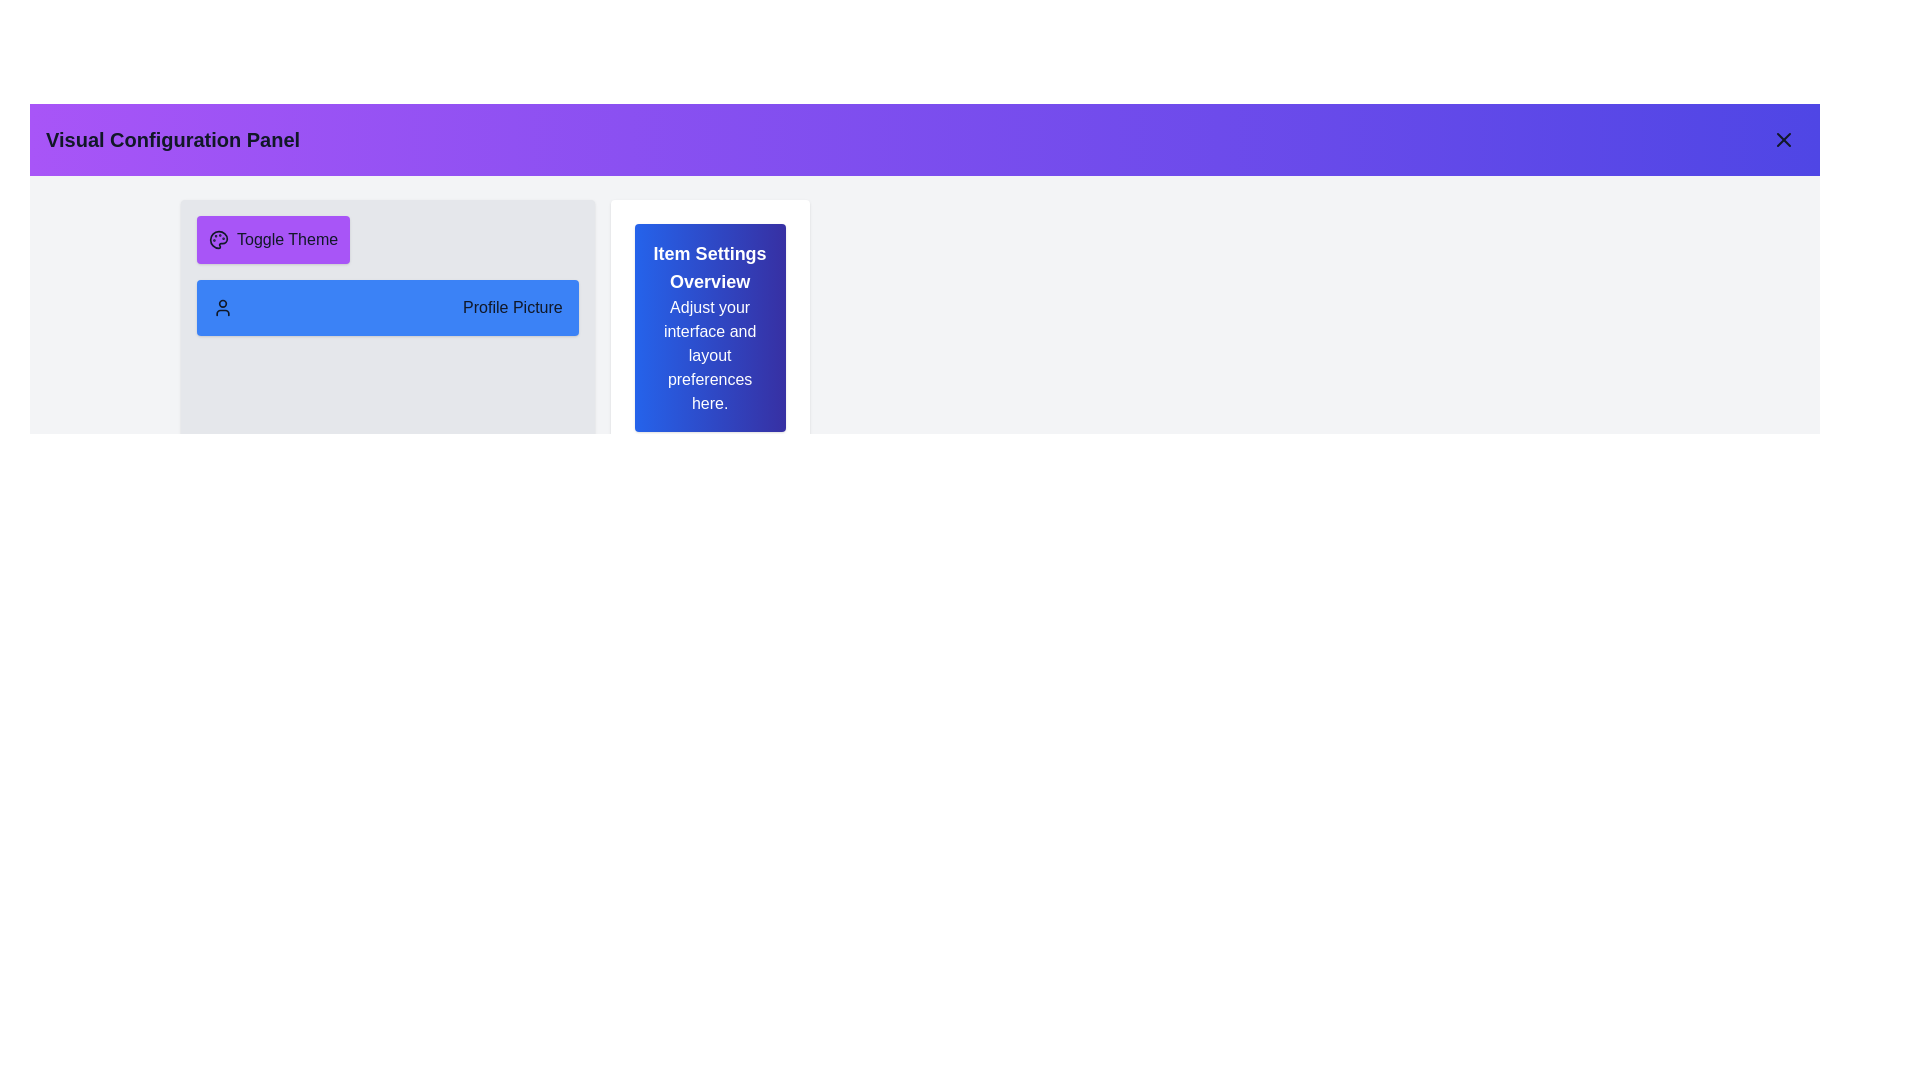 The image size is (1920, 1080). Describe the element at coordinates (172, 138) in the screenshot. I see `the text header that reads 'Visual Configuration Panel', which is styled in bold and large font within a gradient-colored rectangular banner` at that location.